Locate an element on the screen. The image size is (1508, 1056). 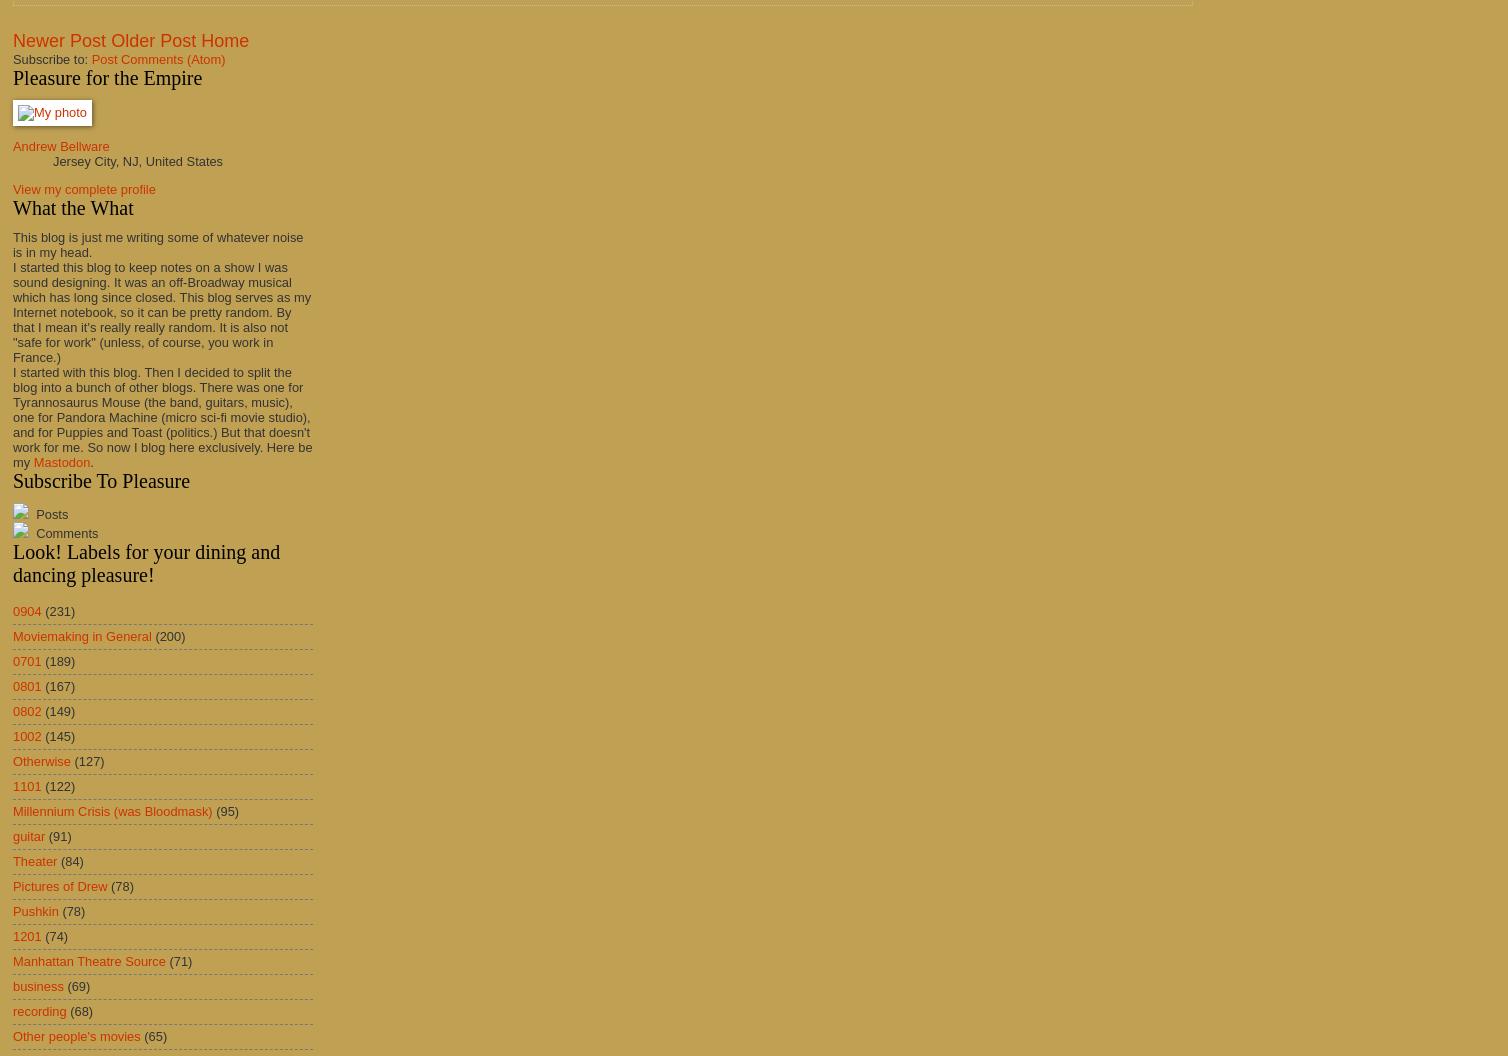
'Look! Labels for your dining and dancing pleasure!' is located at coordinates (146, 562).